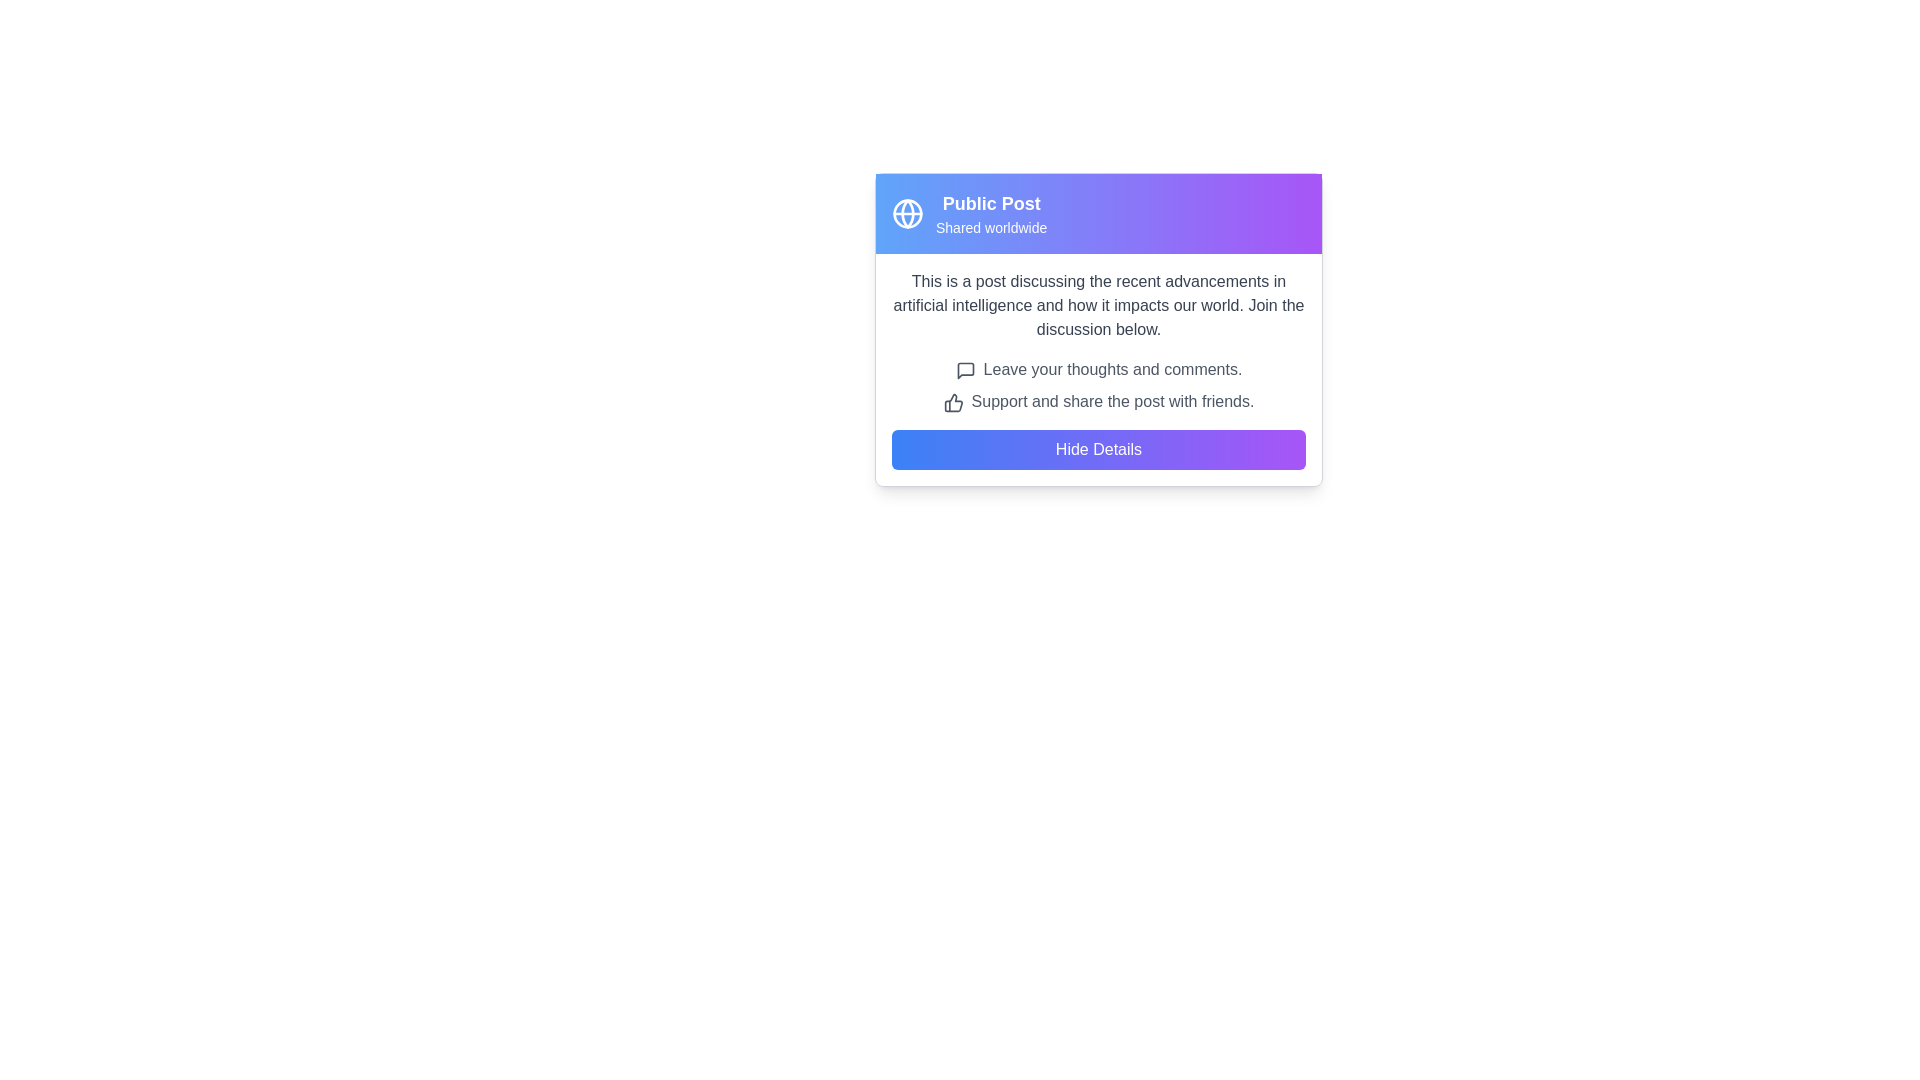  I want to click on the thumbs-up icon that represents endorsement or approval, located to the left of the text 'Support and share the post with friends.', so click(952, 402).